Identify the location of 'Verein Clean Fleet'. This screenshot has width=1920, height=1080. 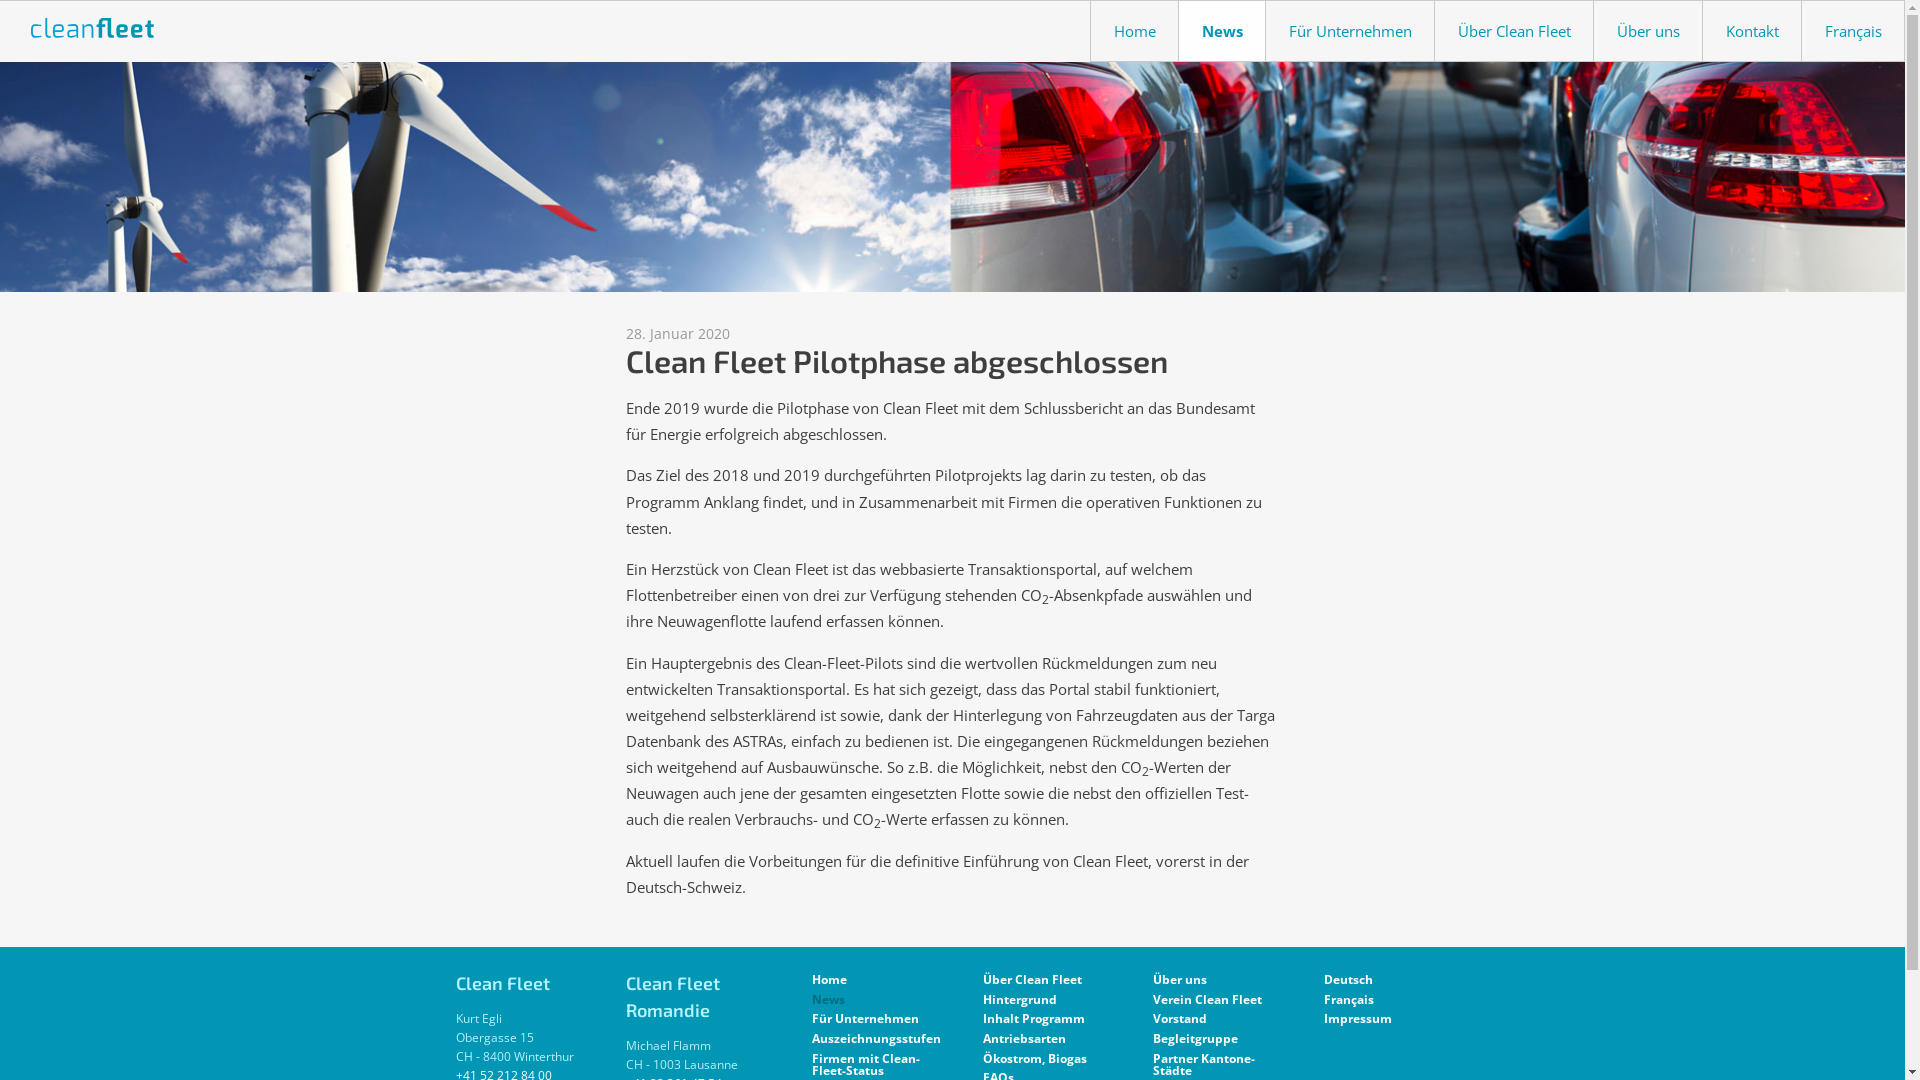
(1137, 999).